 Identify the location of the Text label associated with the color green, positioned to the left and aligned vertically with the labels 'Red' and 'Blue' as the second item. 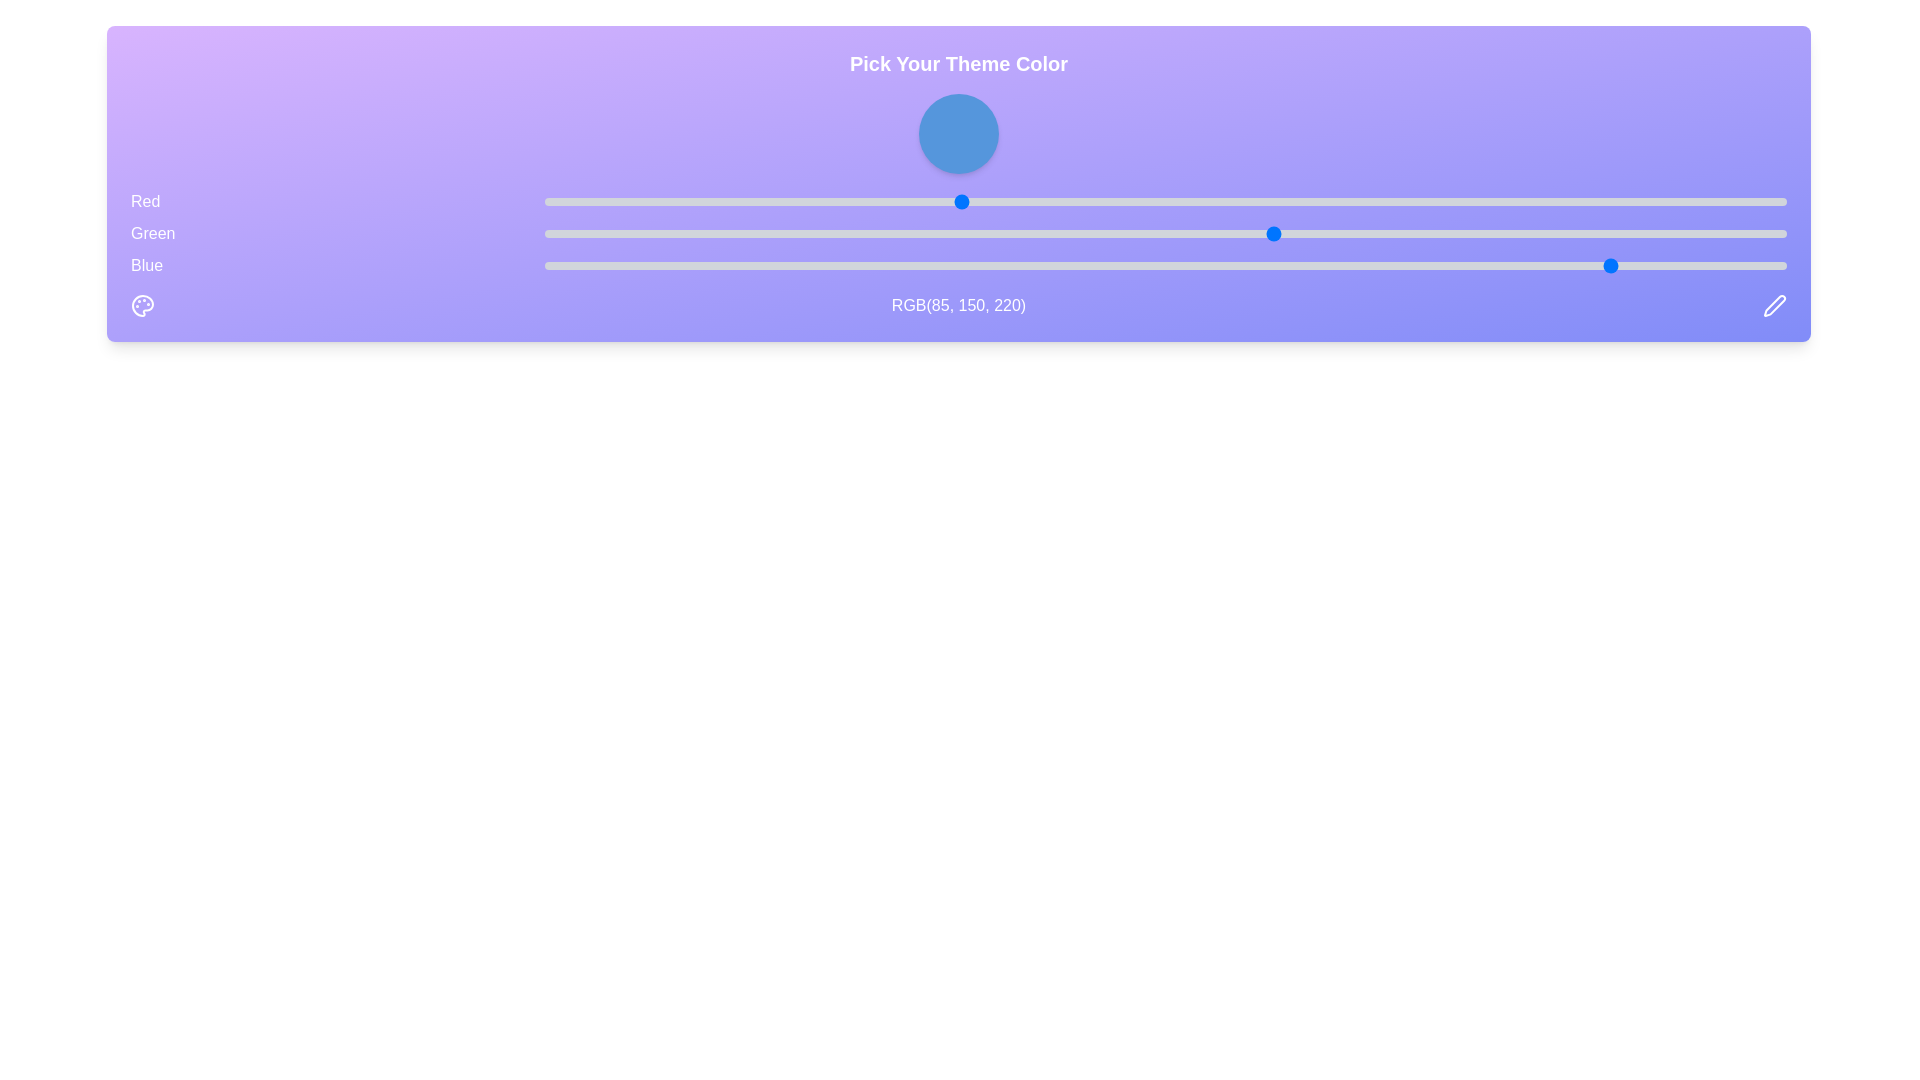
(152, 233).